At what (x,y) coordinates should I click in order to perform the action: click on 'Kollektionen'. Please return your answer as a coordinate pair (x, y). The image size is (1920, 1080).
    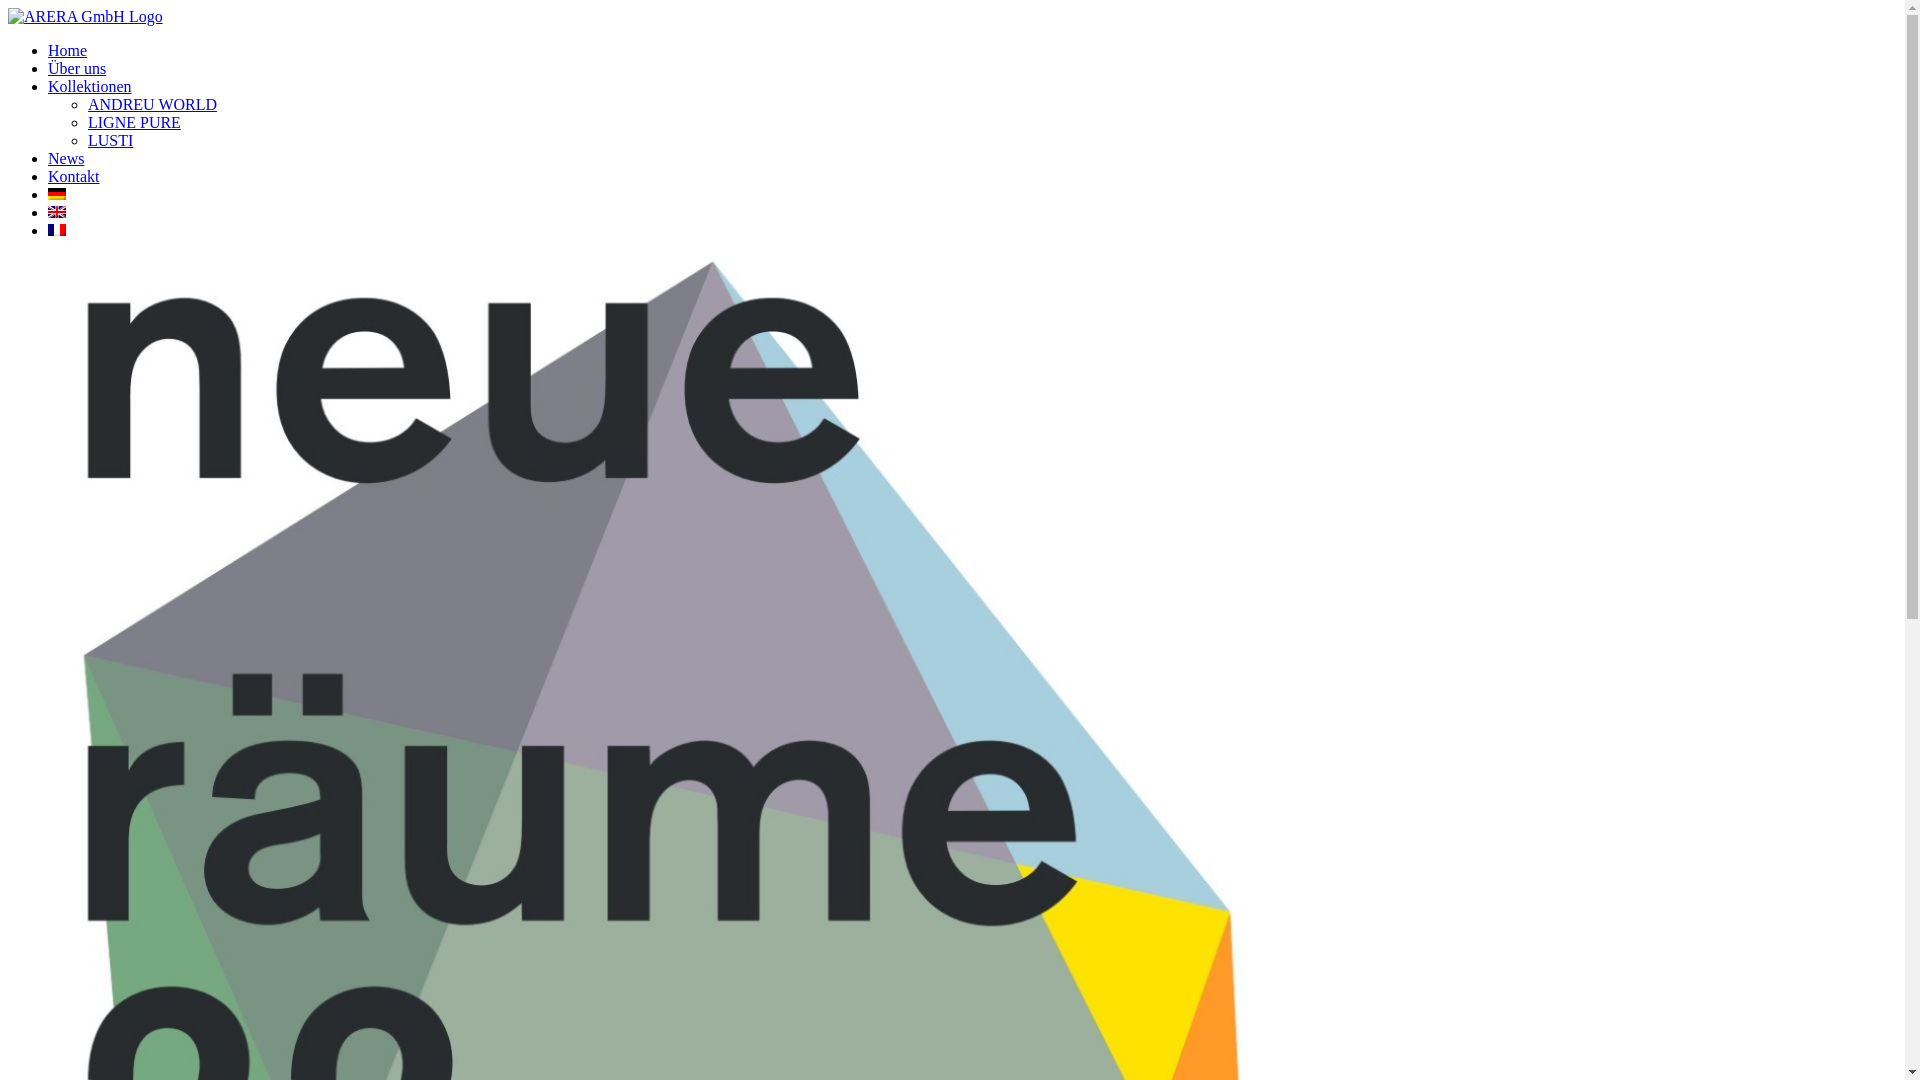
    Looking at the image, I should click on (89, 85).